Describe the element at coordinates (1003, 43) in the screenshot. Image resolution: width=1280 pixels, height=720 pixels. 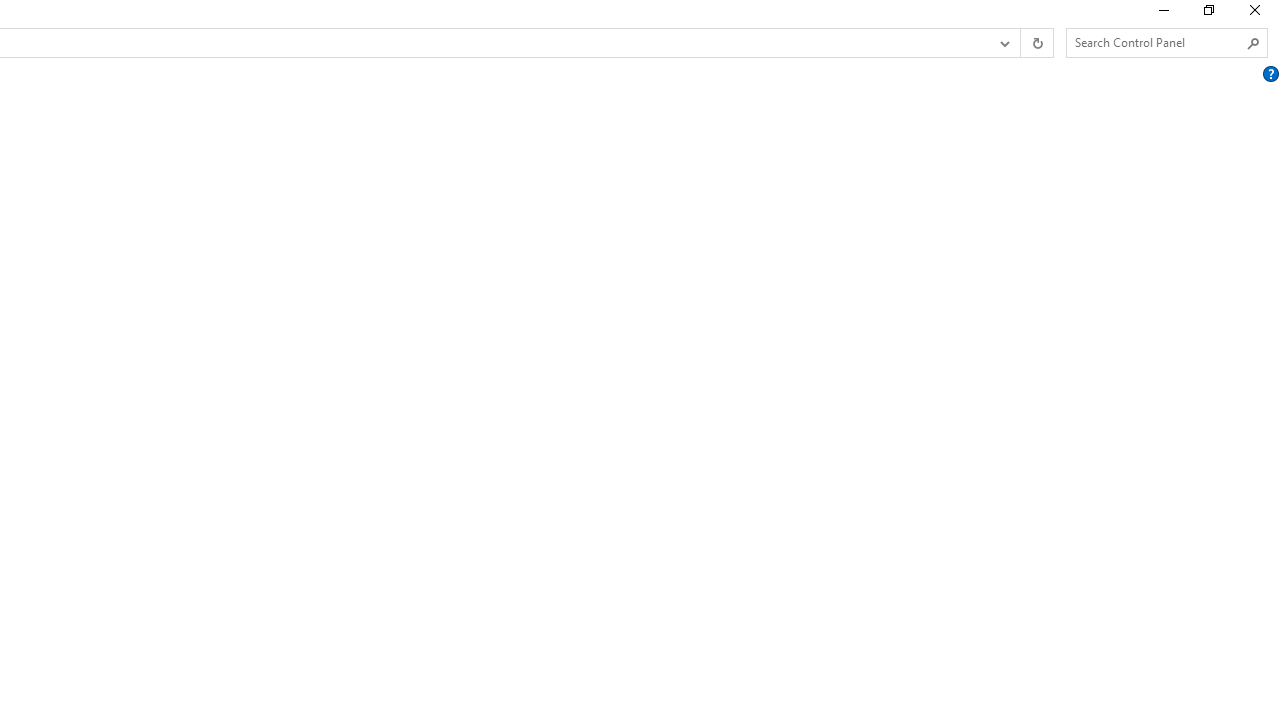
I see `'Previous Locations'` at that location.